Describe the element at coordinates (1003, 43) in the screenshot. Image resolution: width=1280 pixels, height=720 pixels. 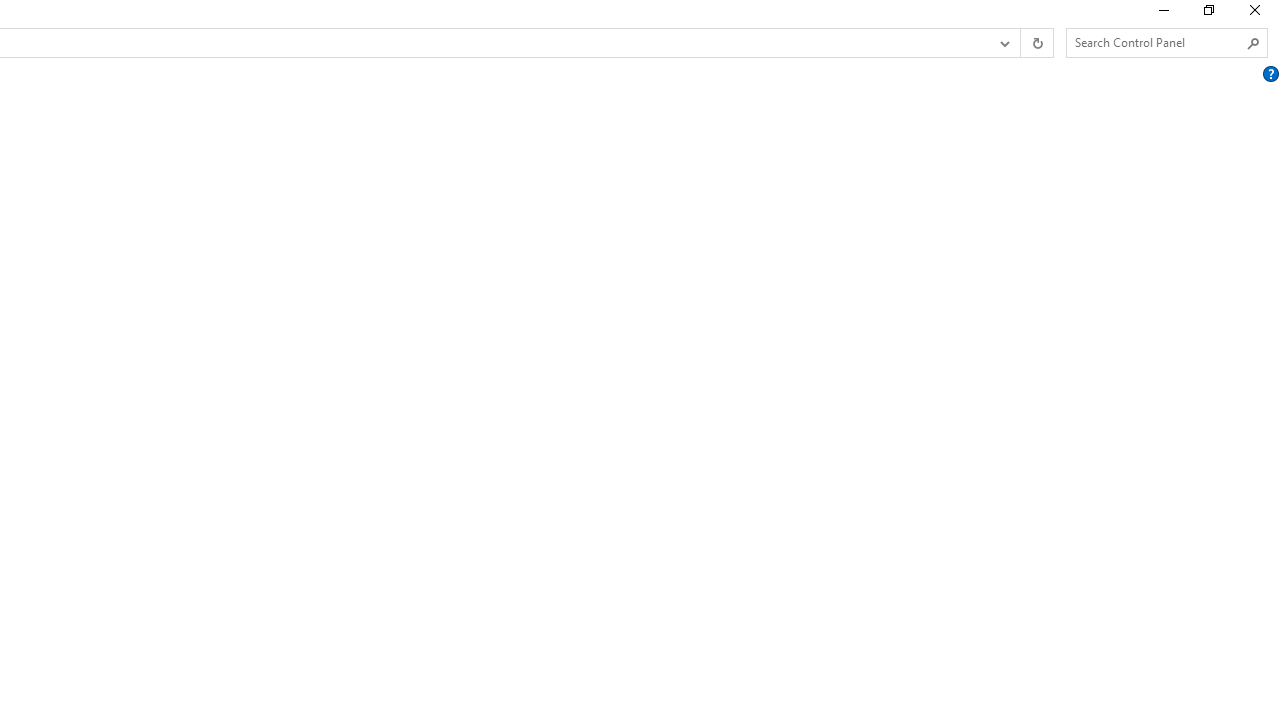
I see `'Previous Locations'` at that location.